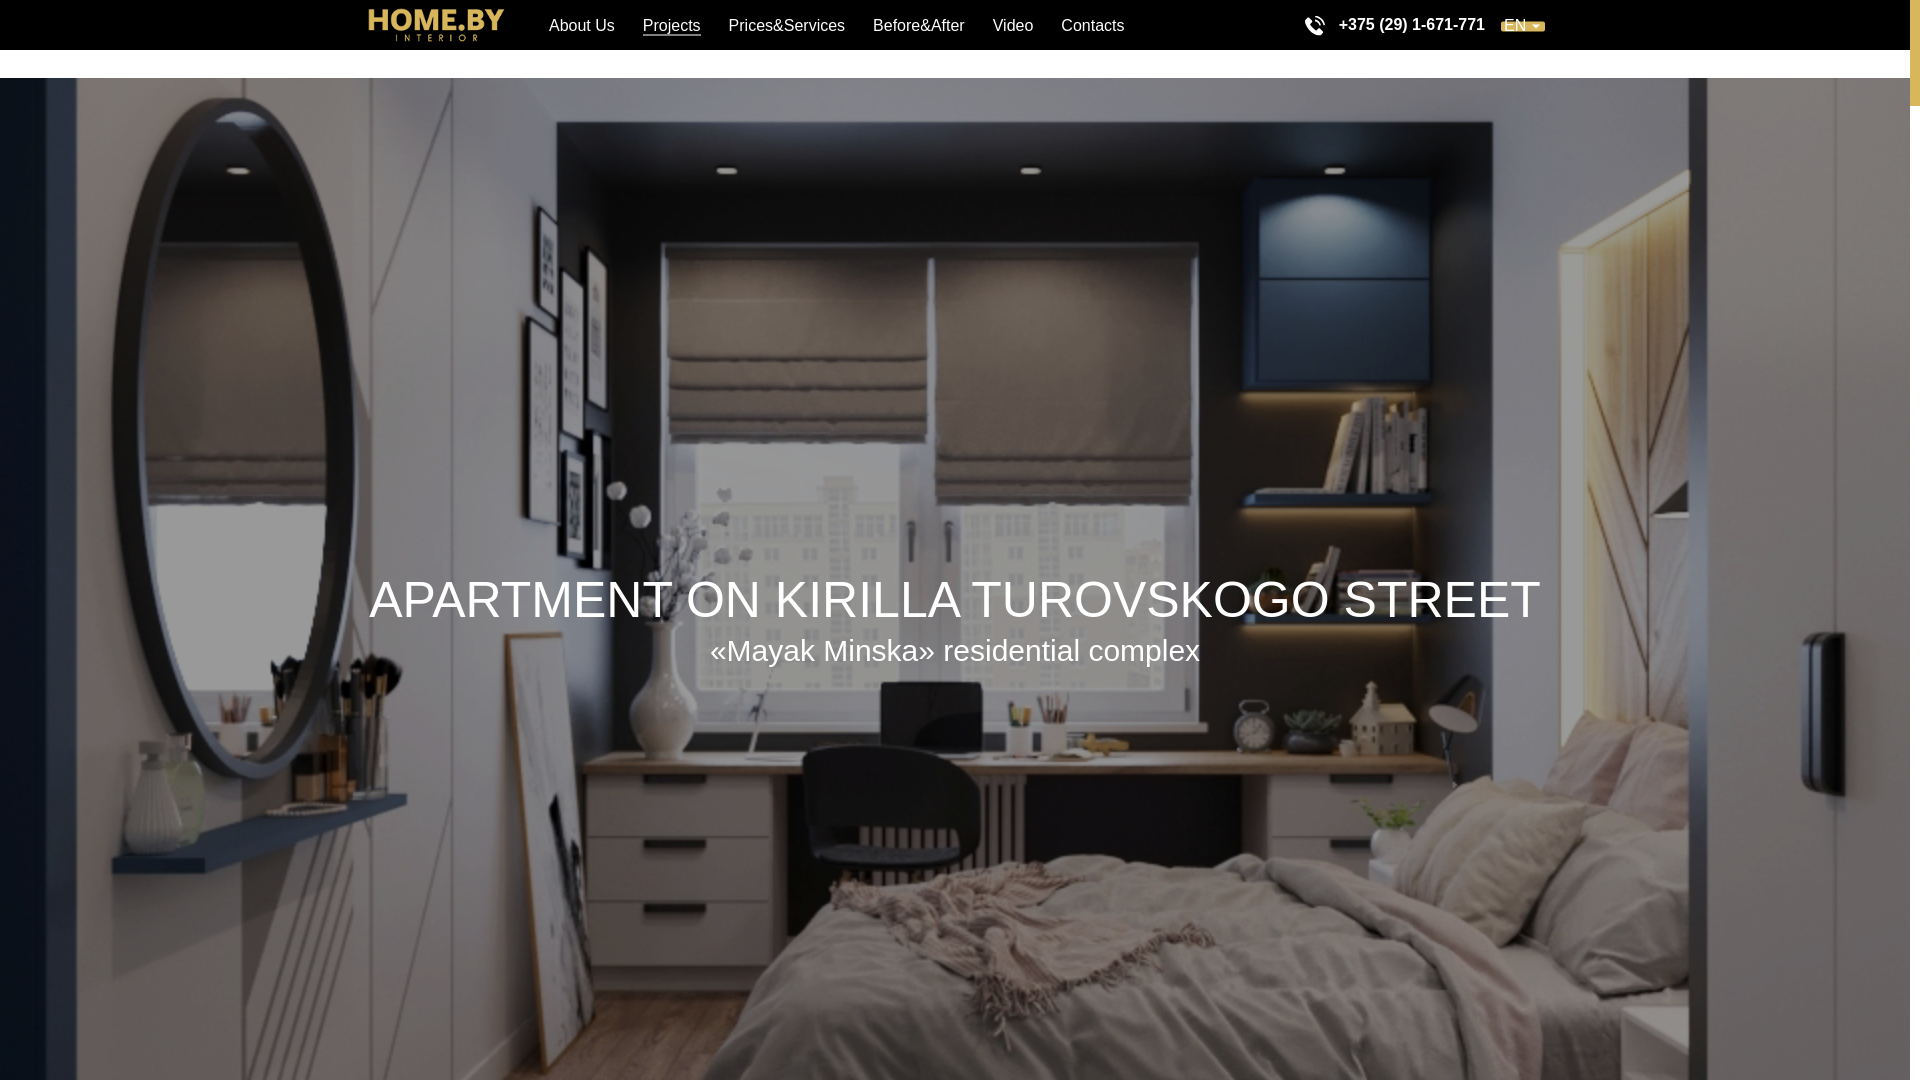 This screenshot has width=1920, height=1080. What do you see at coordinates (1501, 27) in the screenshot?
I see `'EN'` at bounding box center [1501, 27].